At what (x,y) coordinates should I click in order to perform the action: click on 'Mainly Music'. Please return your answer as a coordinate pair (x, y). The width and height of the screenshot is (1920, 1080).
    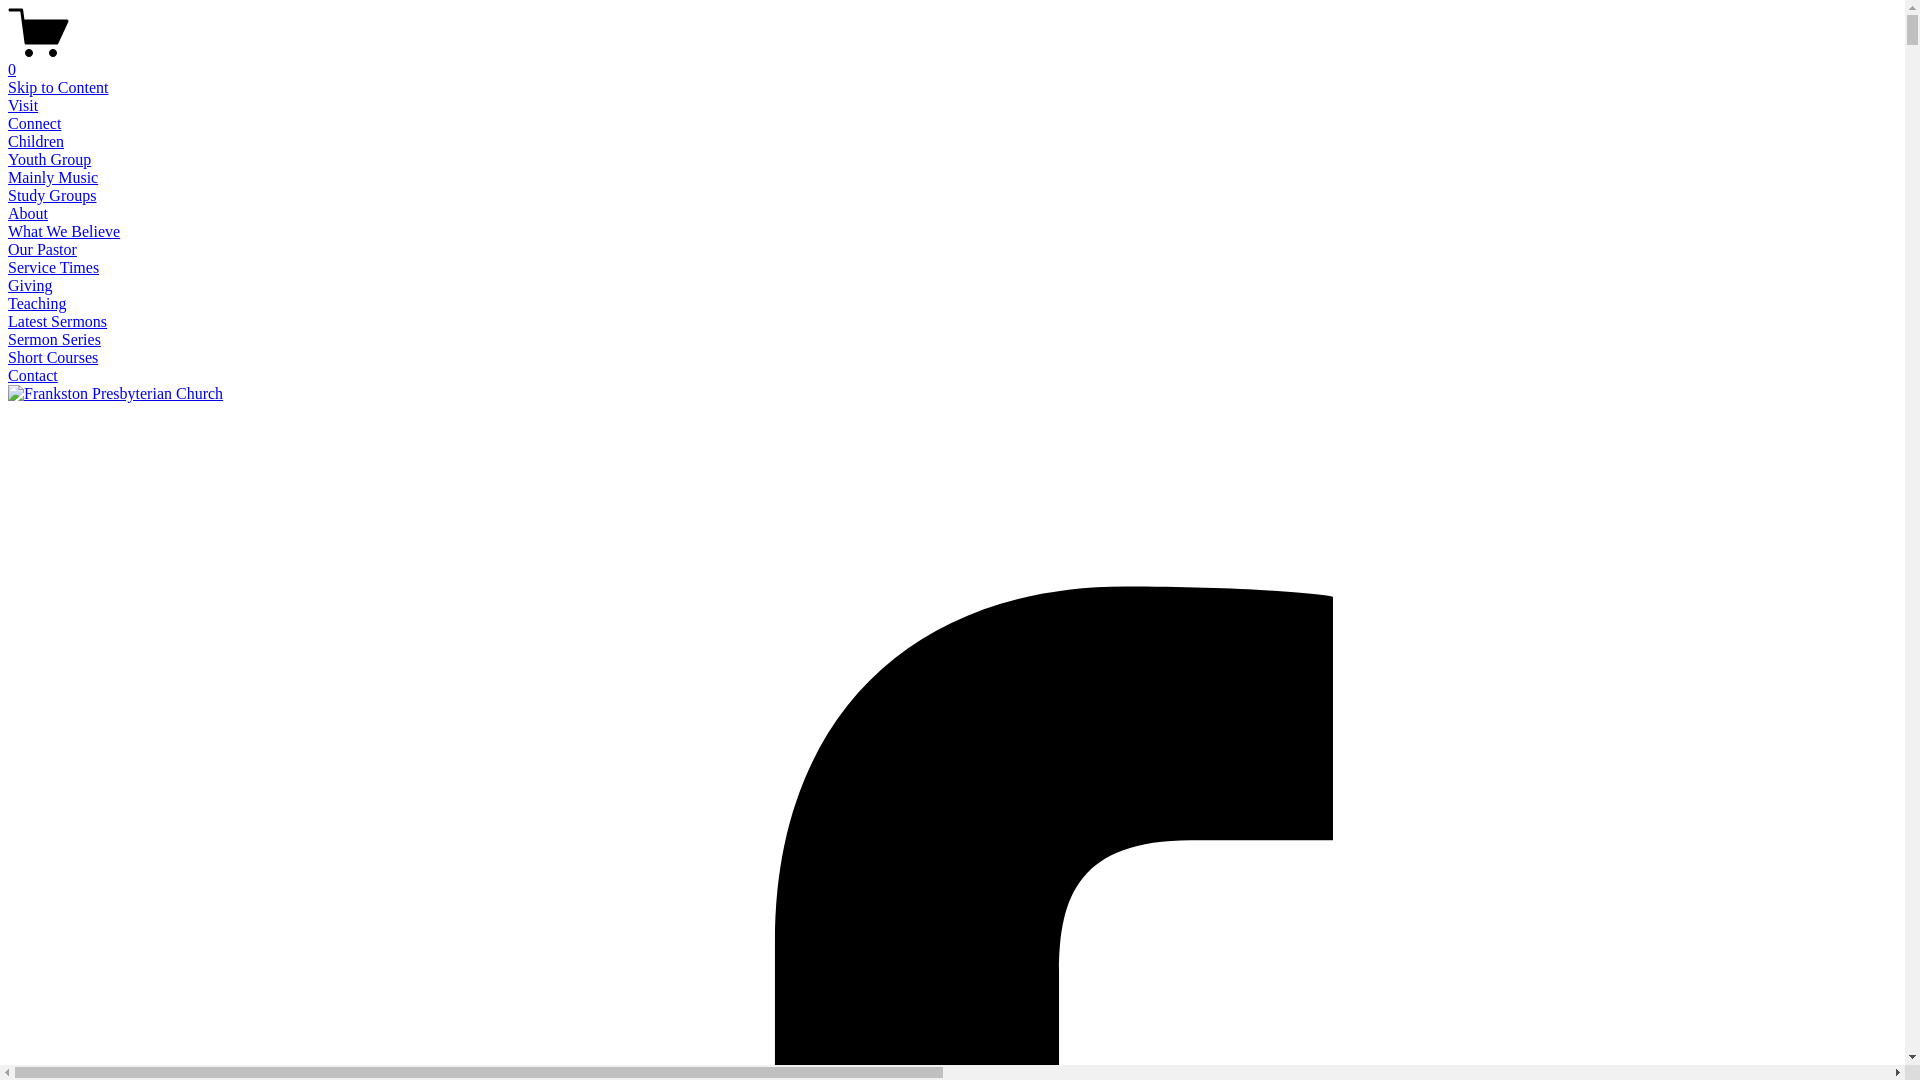
    Looking at the image, I should click on (8, 176).